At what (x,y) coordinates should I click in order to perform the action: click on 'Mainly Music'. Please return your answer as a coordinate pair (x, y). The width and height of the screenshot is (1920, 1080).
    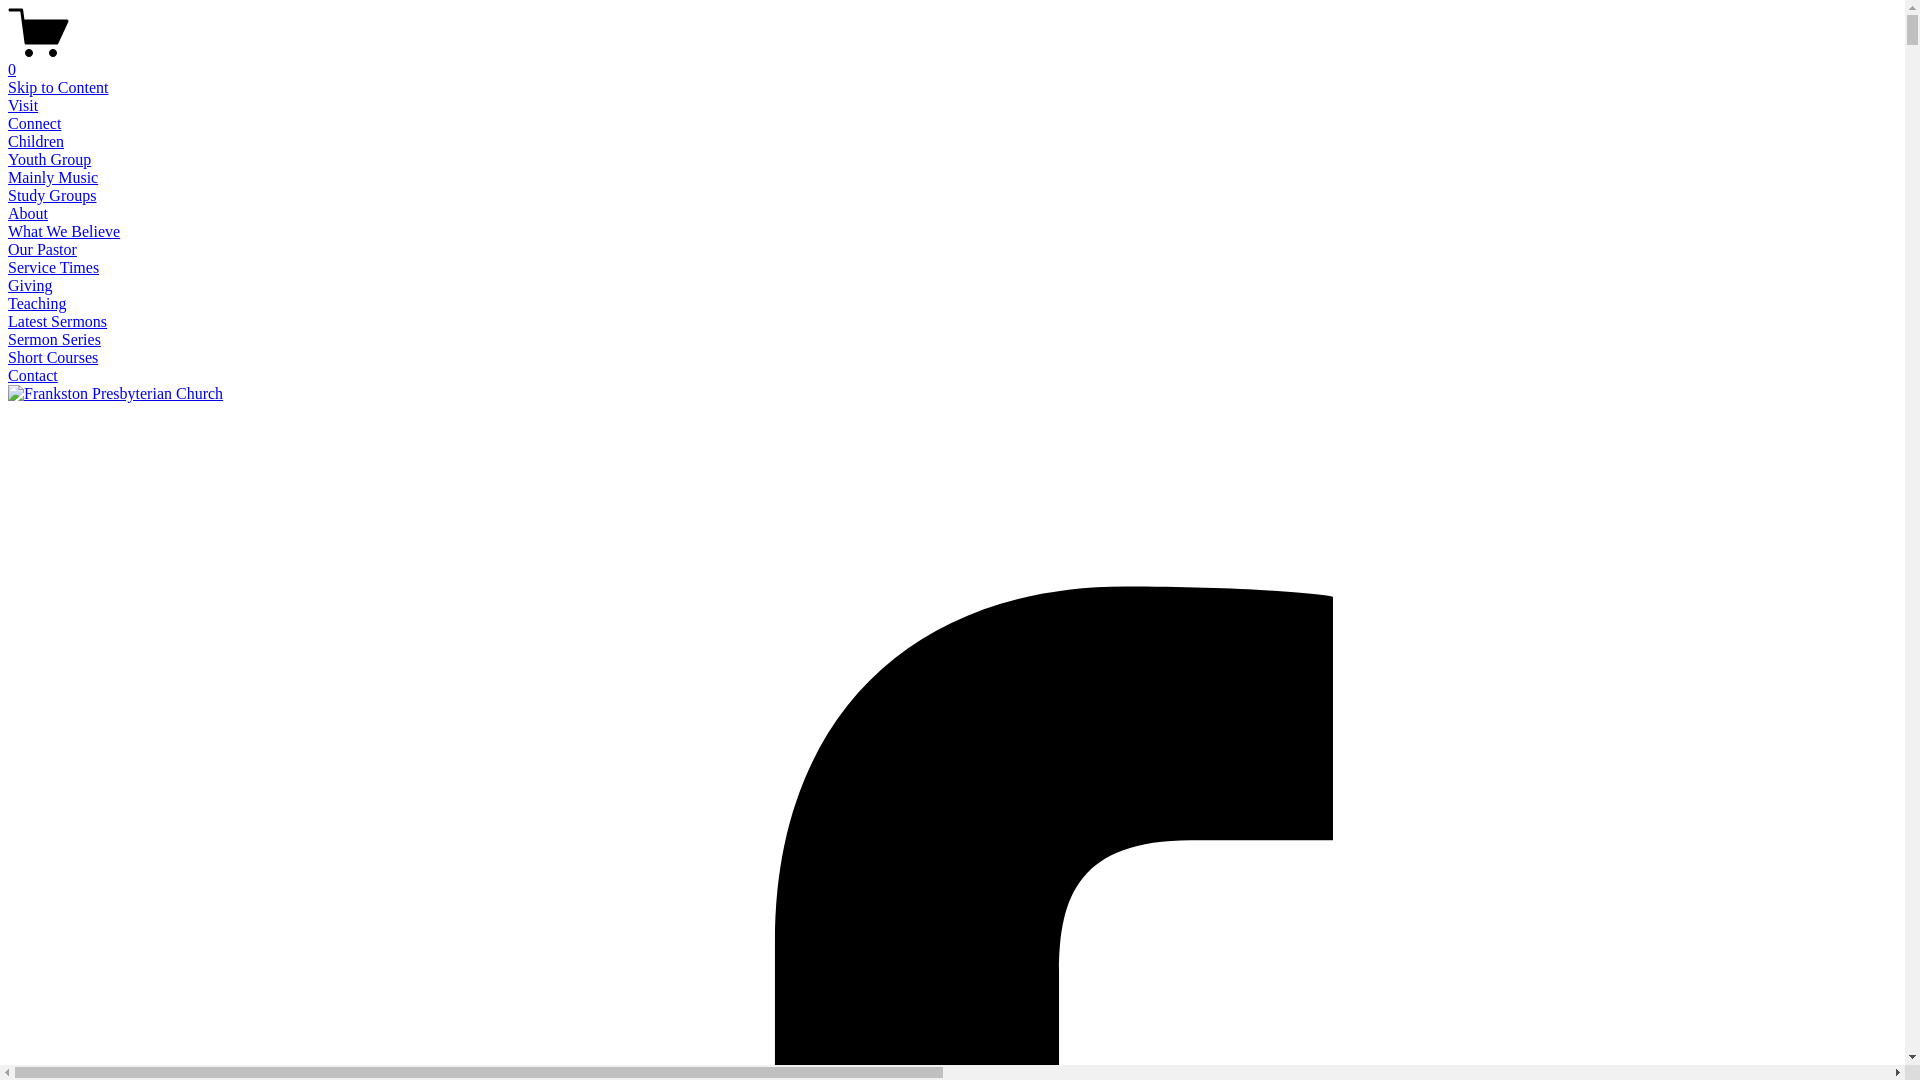
    Looking at the image, I should click on (8, 176).